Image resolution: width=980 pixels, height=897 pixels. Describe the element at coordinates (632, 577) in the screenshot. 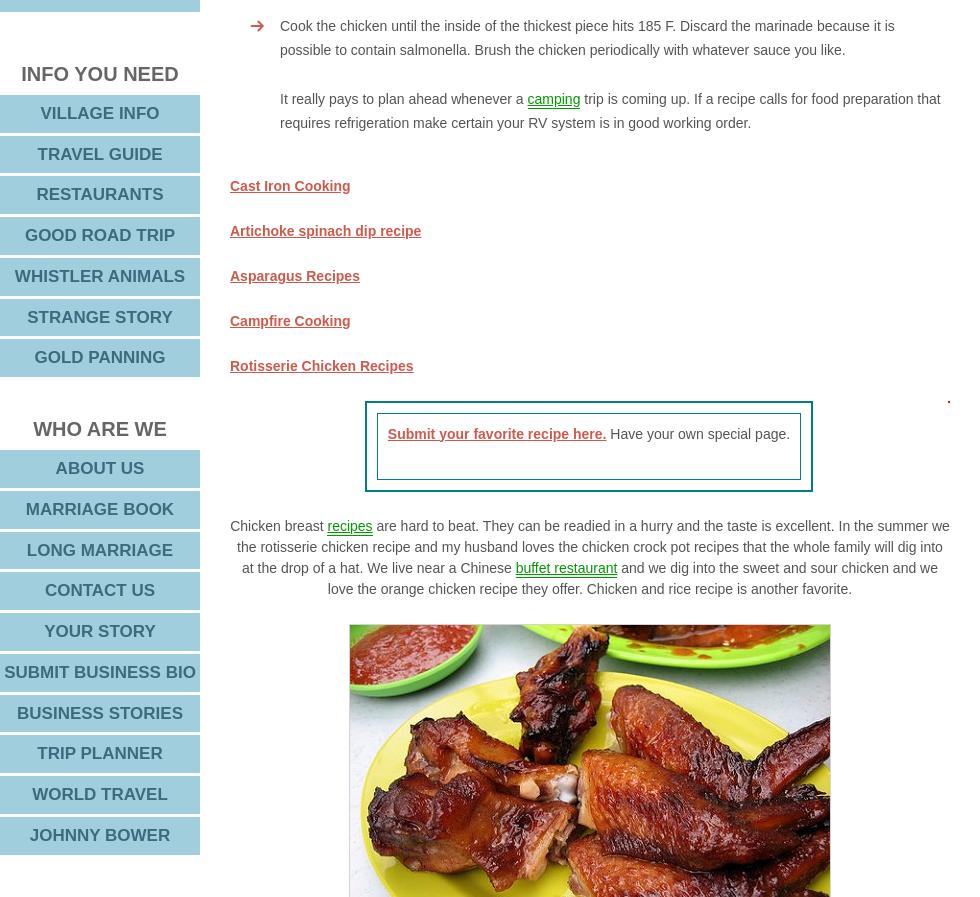

I see `'and we dig into the sweet and sour chicken and we love the orange chicken recipe they offer. Chicken and rice recipe is another favorite.'` at that location.